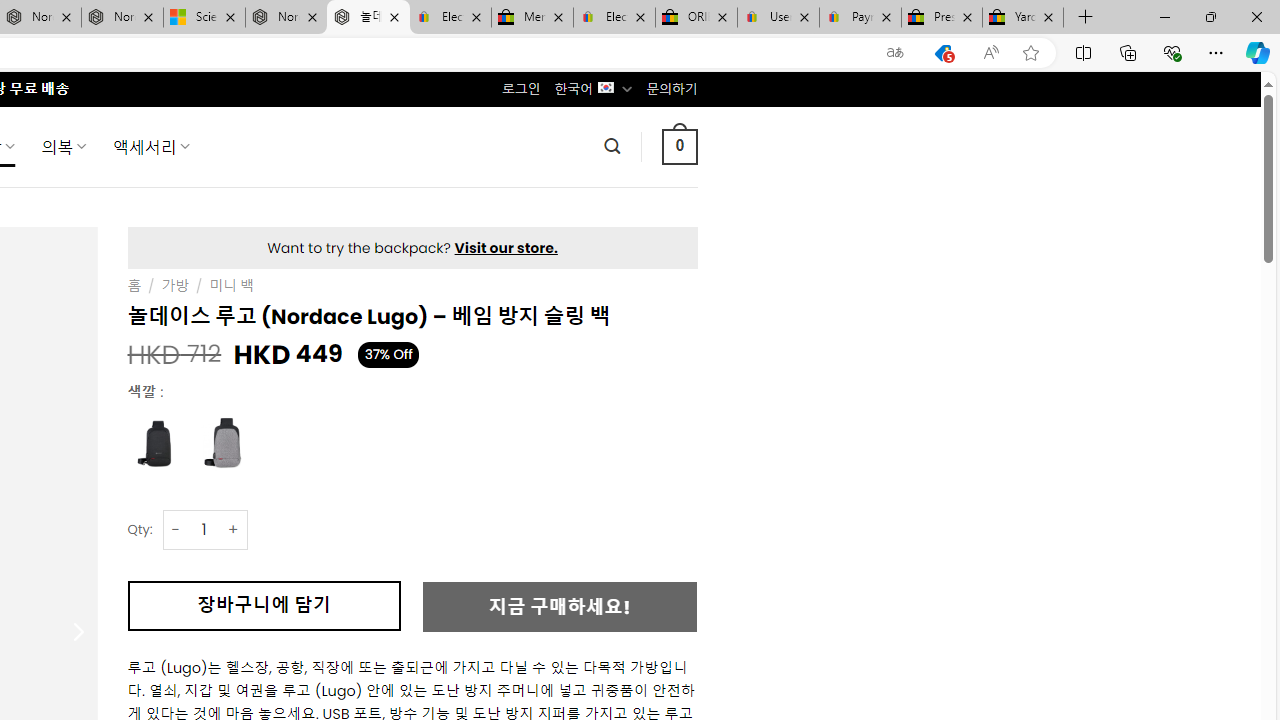 Image resolution: width=1280 pixels, height=720 pixels. I want to click on 'This site has coupons! Shopping in Microsoft Edge, 5', so click(942, 52).